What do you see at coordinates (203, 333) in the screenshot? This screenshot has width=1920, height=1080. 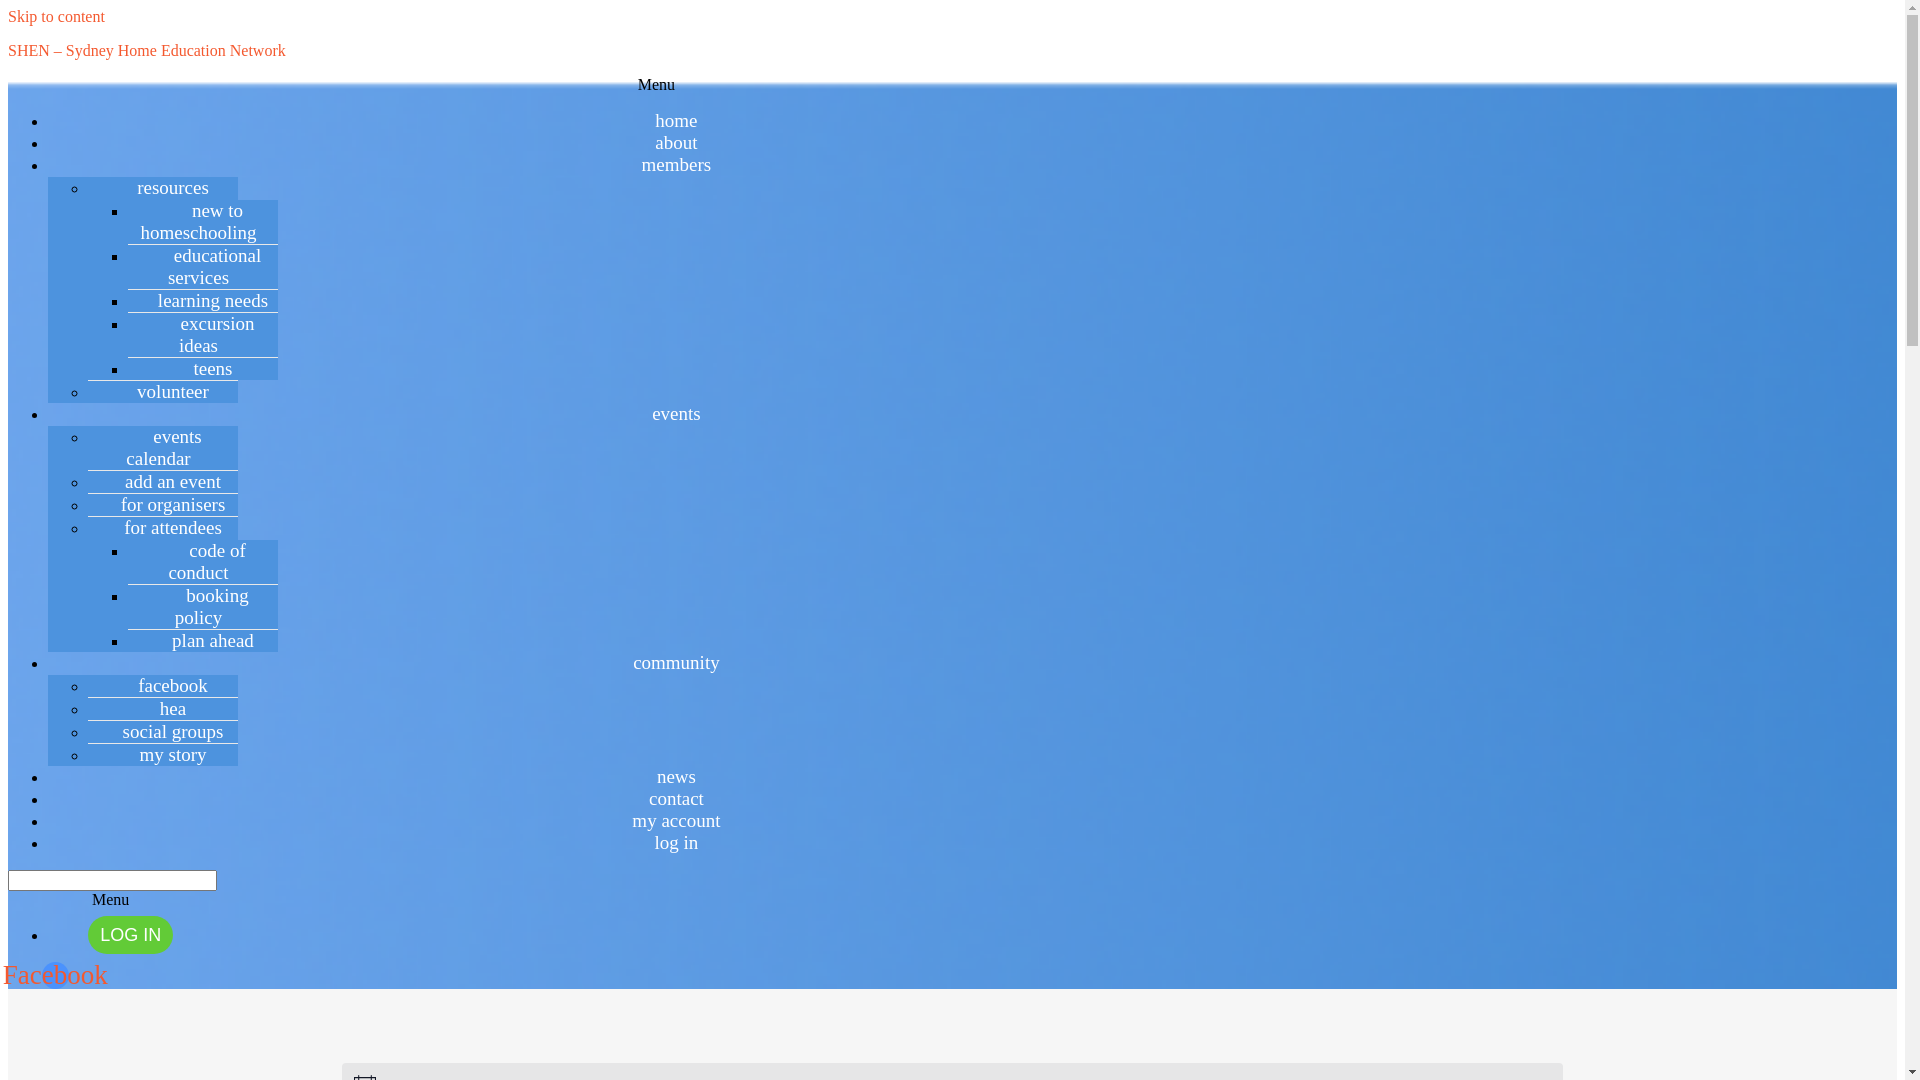 I see `'excursion ideas'` at bounding box center [203, 333].